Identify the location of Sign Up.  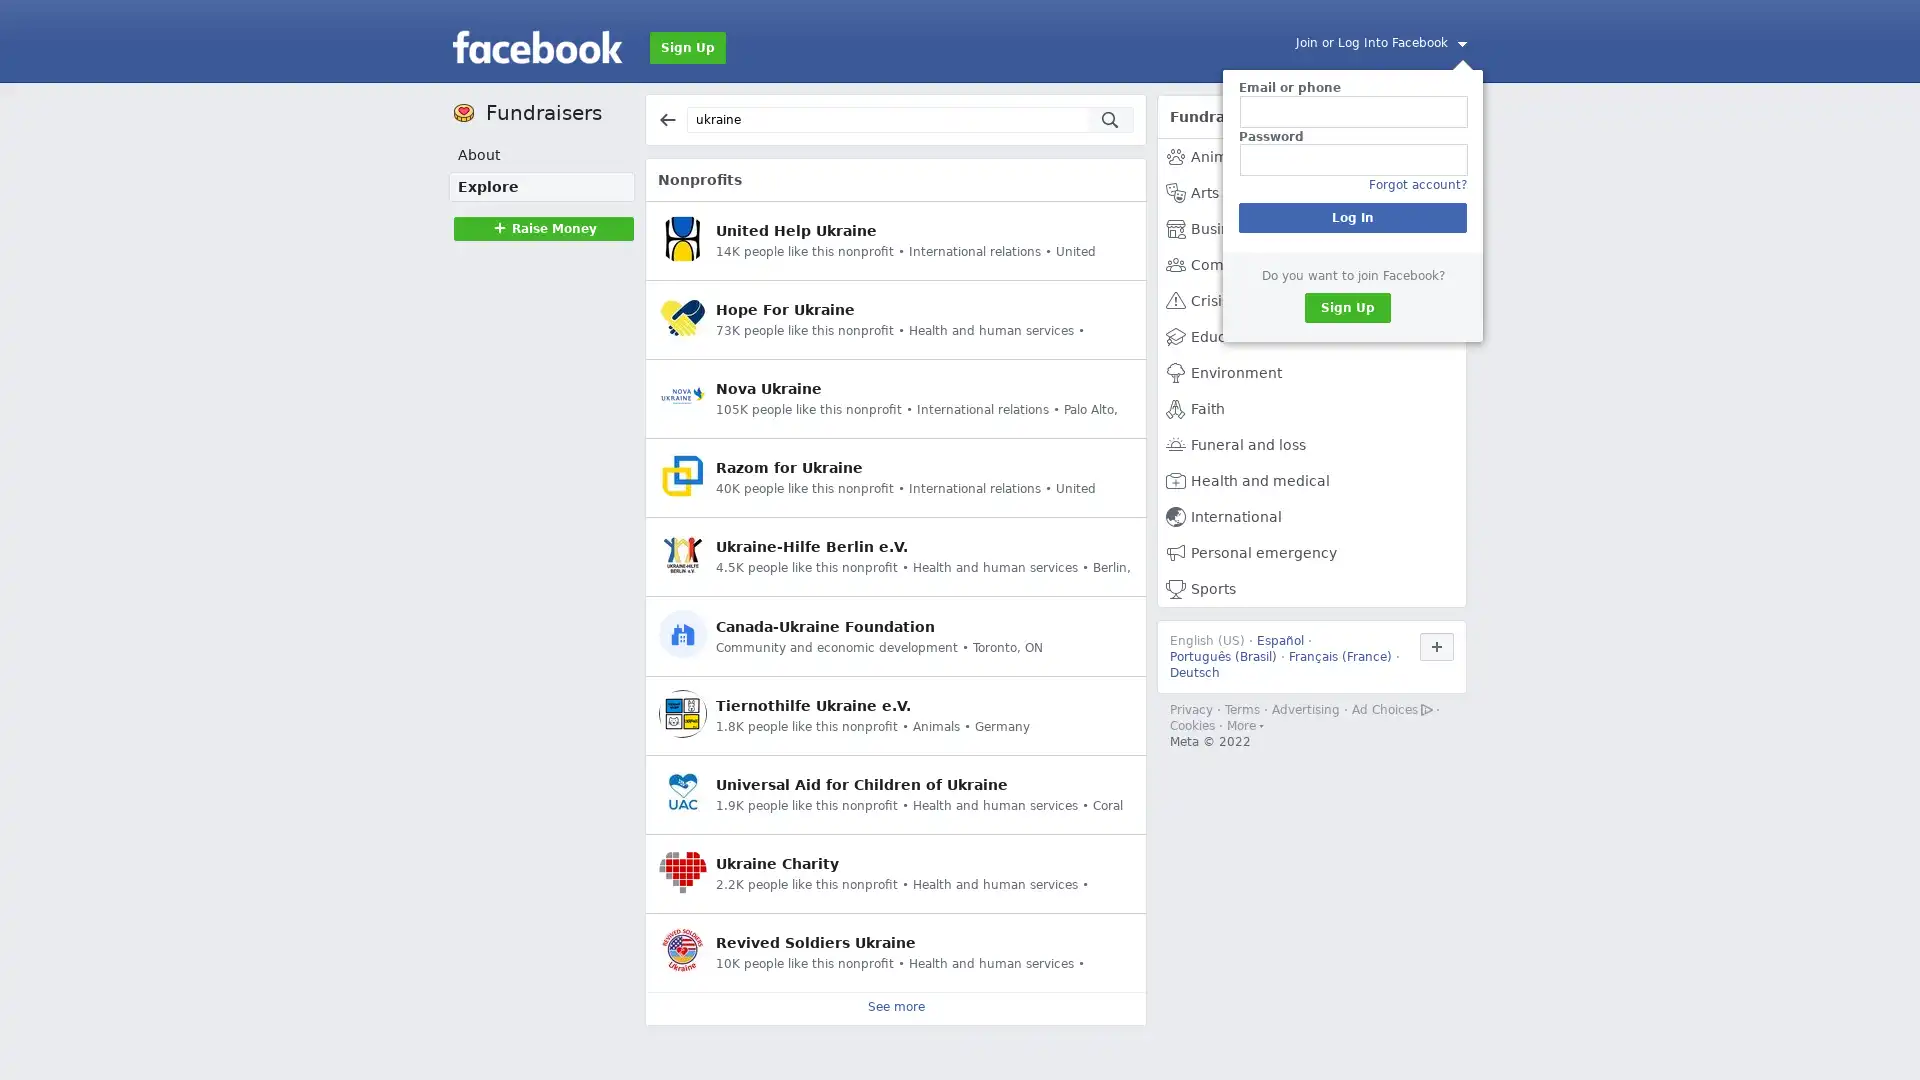
(1348, 308).